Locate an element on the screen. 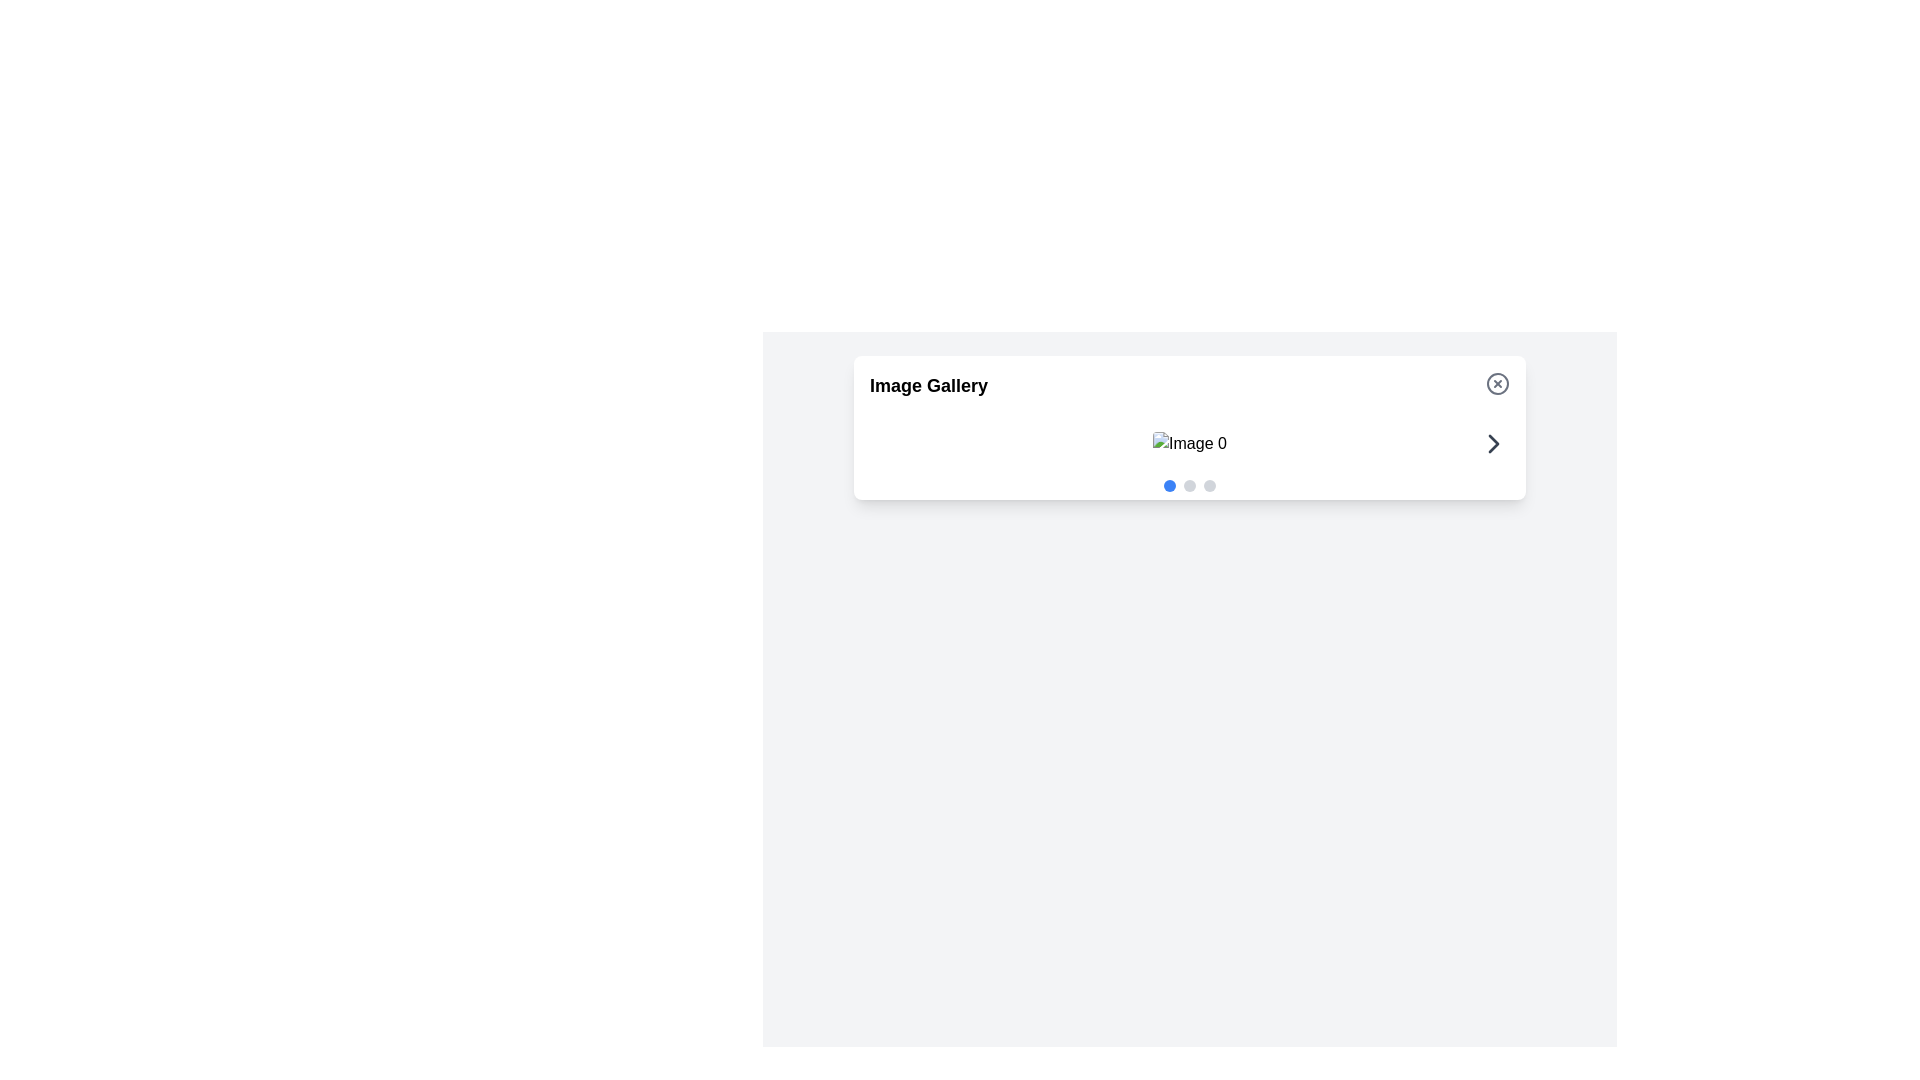 This screenshot has width=1920, height=1080. the image displayed is located at coordinates (1190, 442).